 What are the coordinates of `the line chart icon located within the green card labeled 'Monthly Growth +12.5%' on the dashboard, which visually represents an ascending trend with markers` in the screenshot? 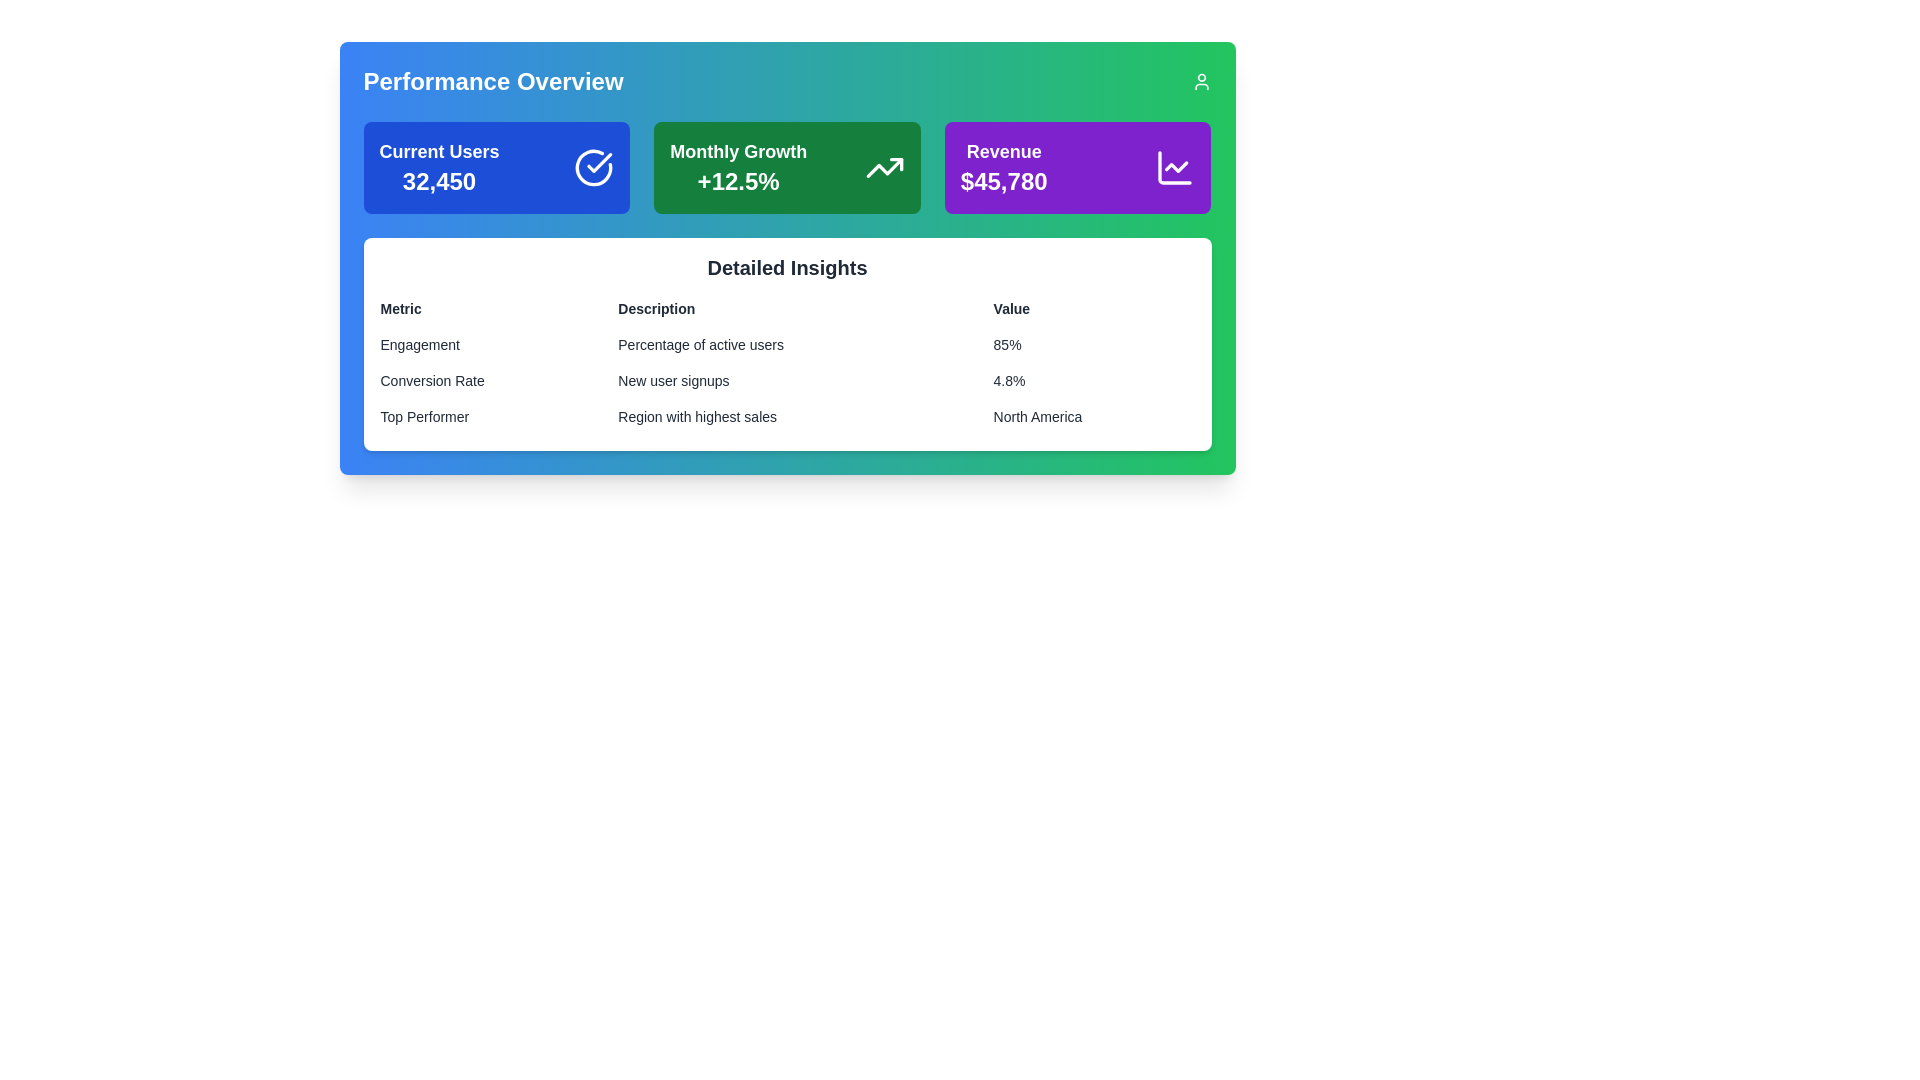 It's located at (883, 167).